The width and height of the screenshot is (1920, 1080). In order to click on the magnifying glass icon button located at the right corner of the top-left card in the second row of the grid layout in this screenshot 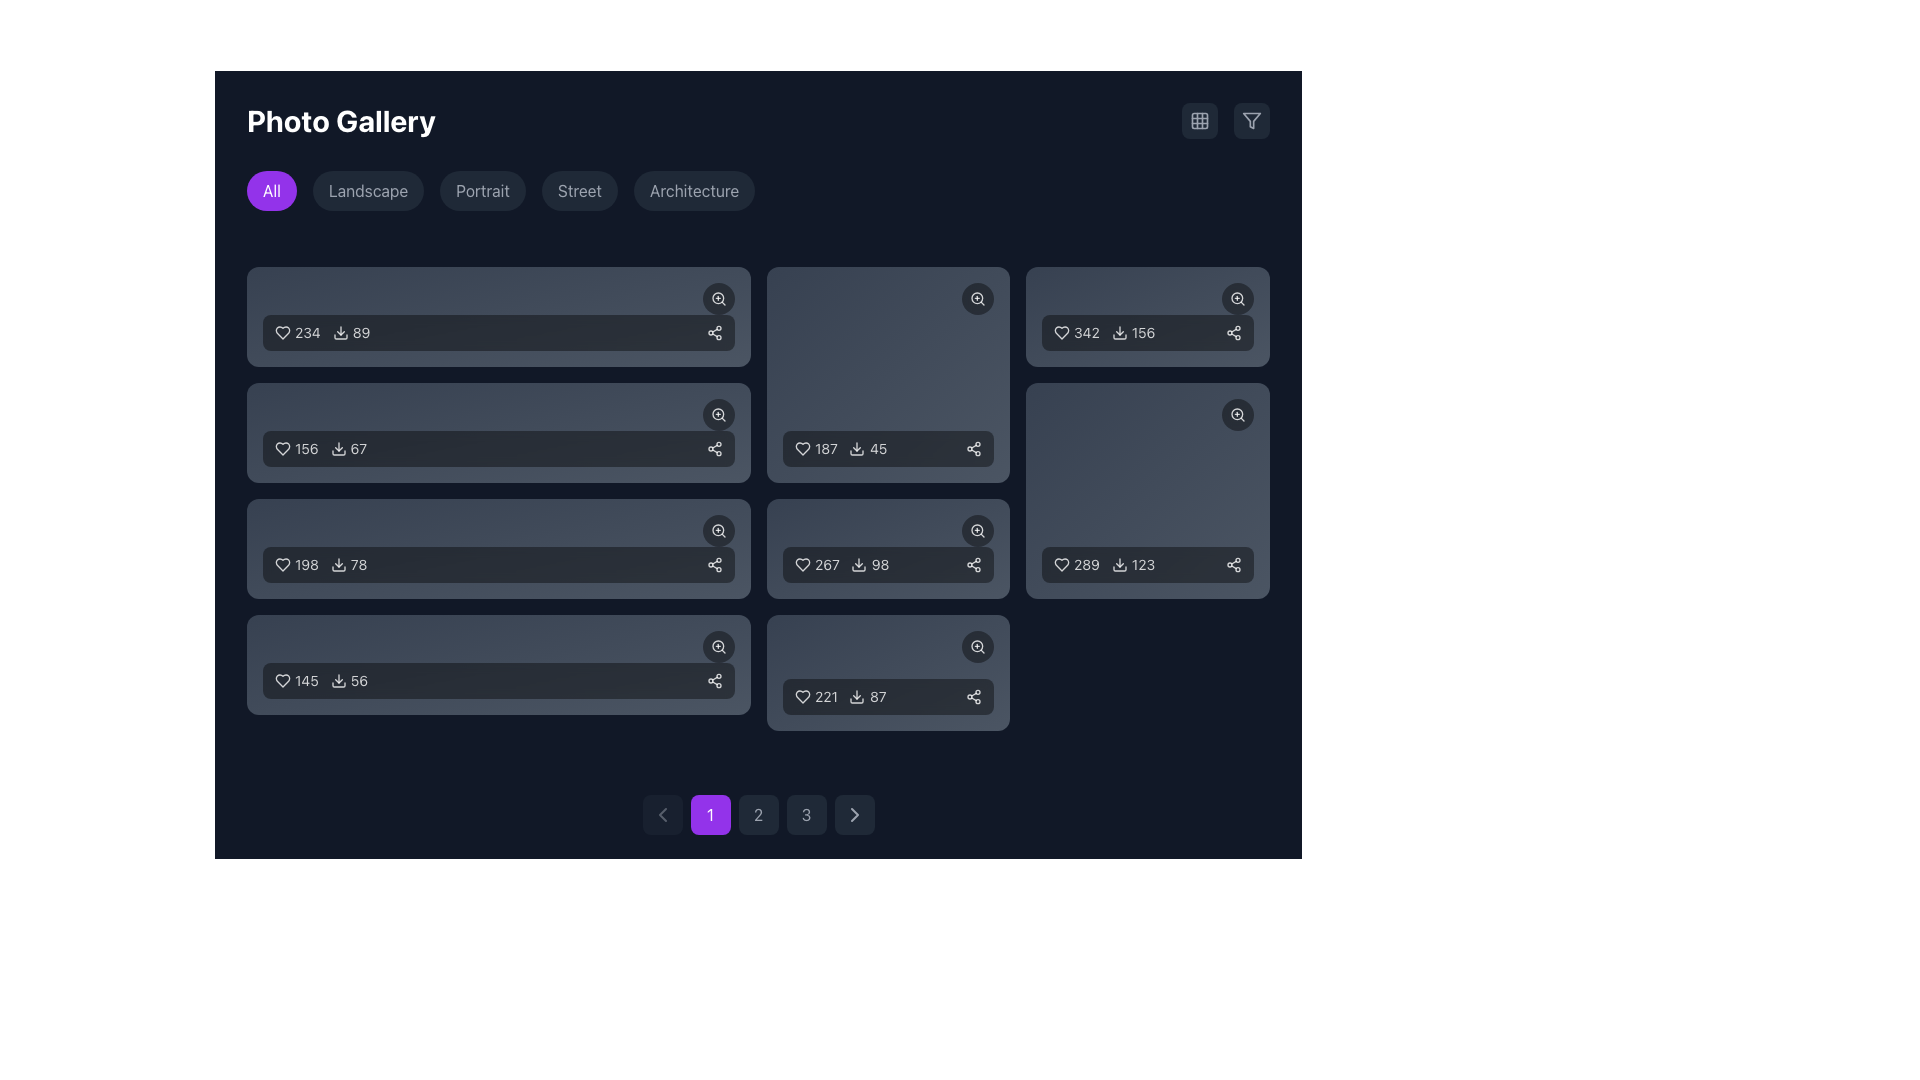, I will do `click(718, 299)`.